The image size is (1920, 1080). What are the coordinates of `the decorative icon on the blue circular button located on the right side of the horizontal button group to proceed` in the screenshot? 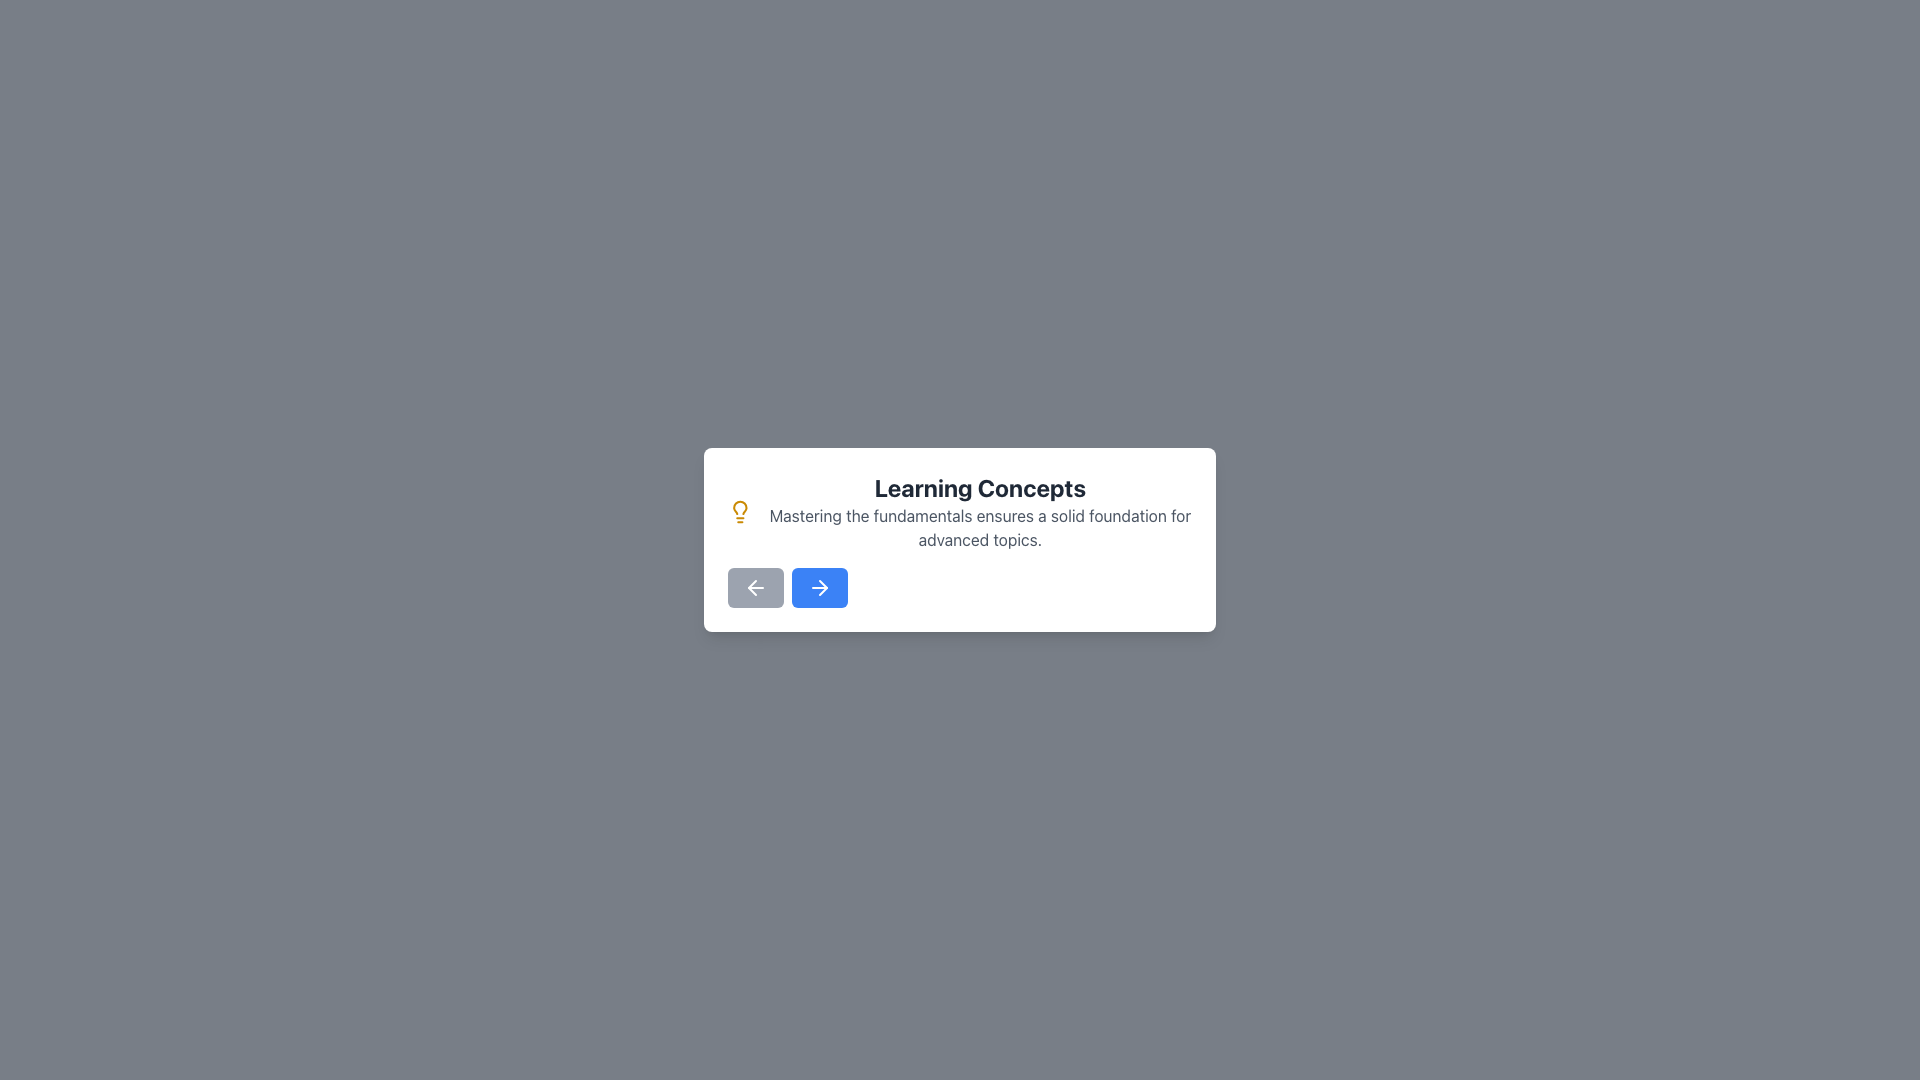 It's located at (823, 586).